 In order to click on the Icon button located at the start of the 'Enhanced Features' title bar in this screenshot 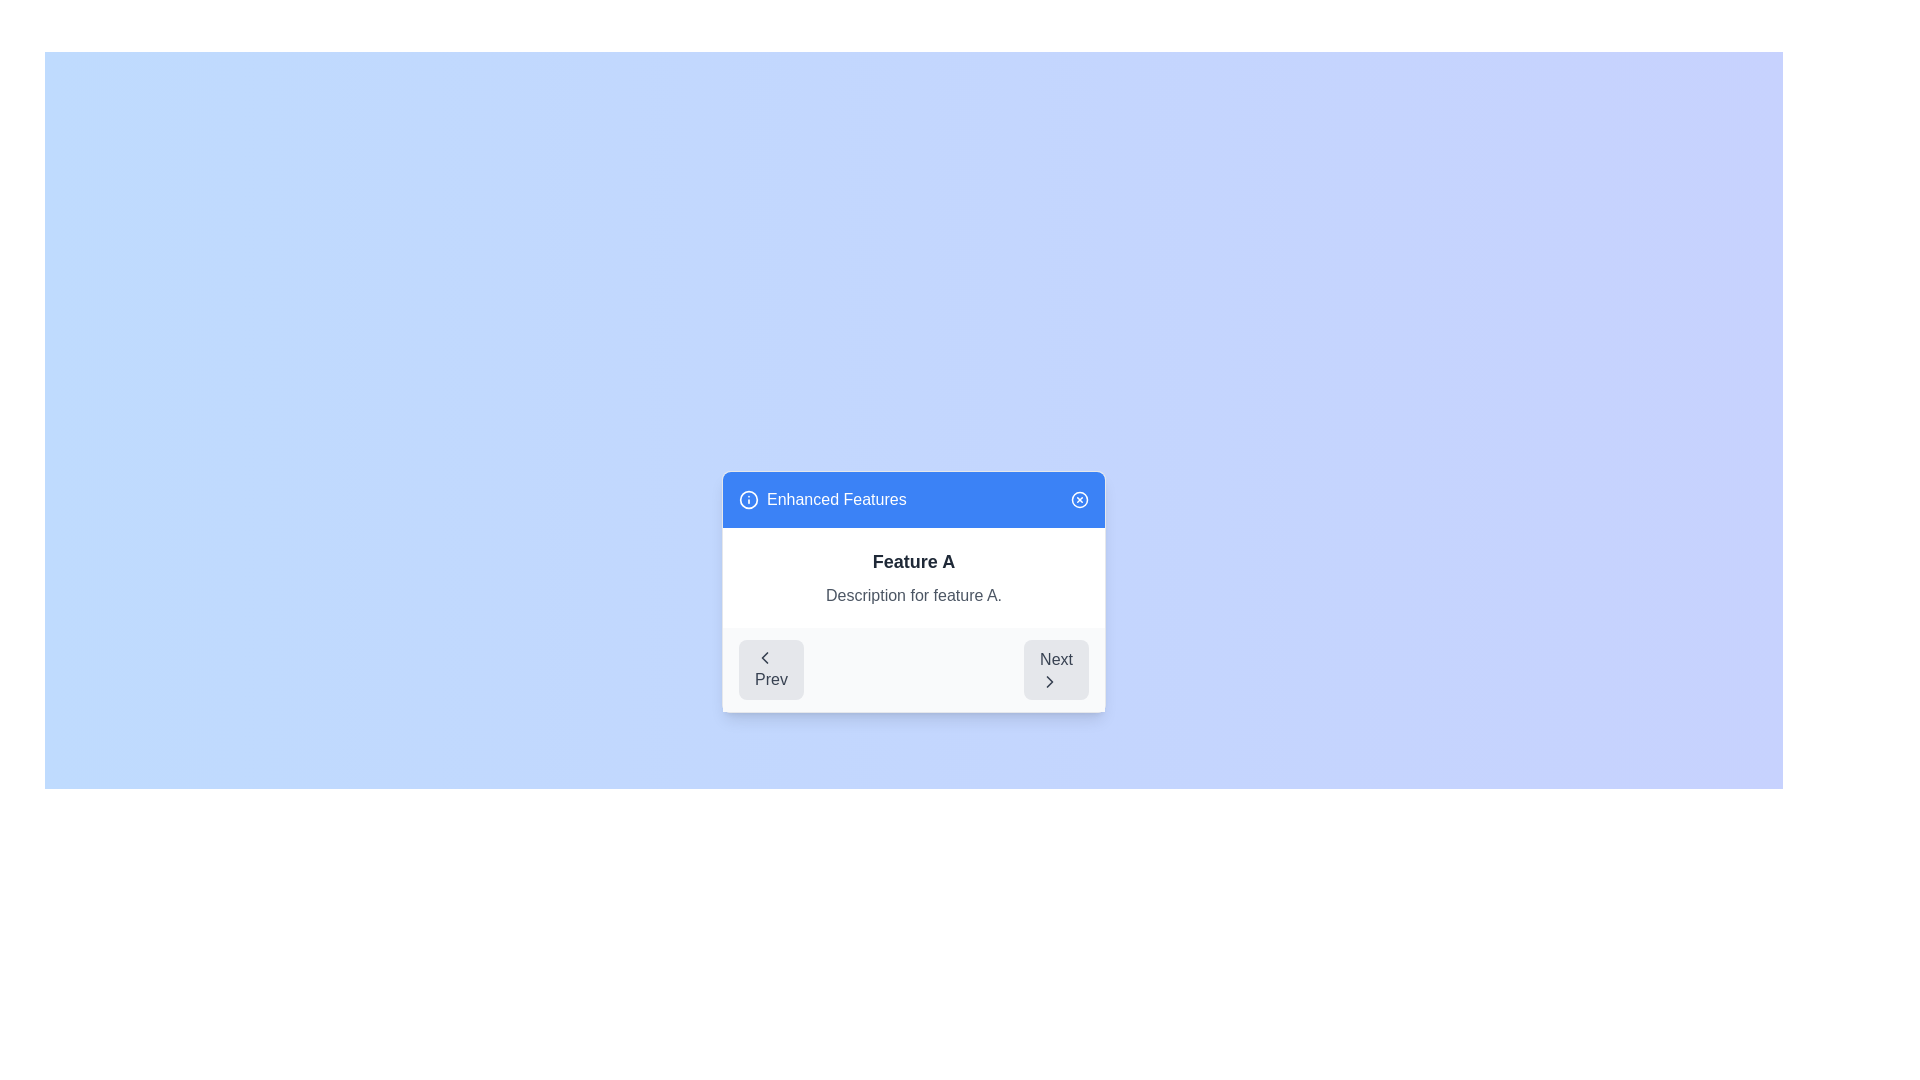, I will do `click(747, 499)`.